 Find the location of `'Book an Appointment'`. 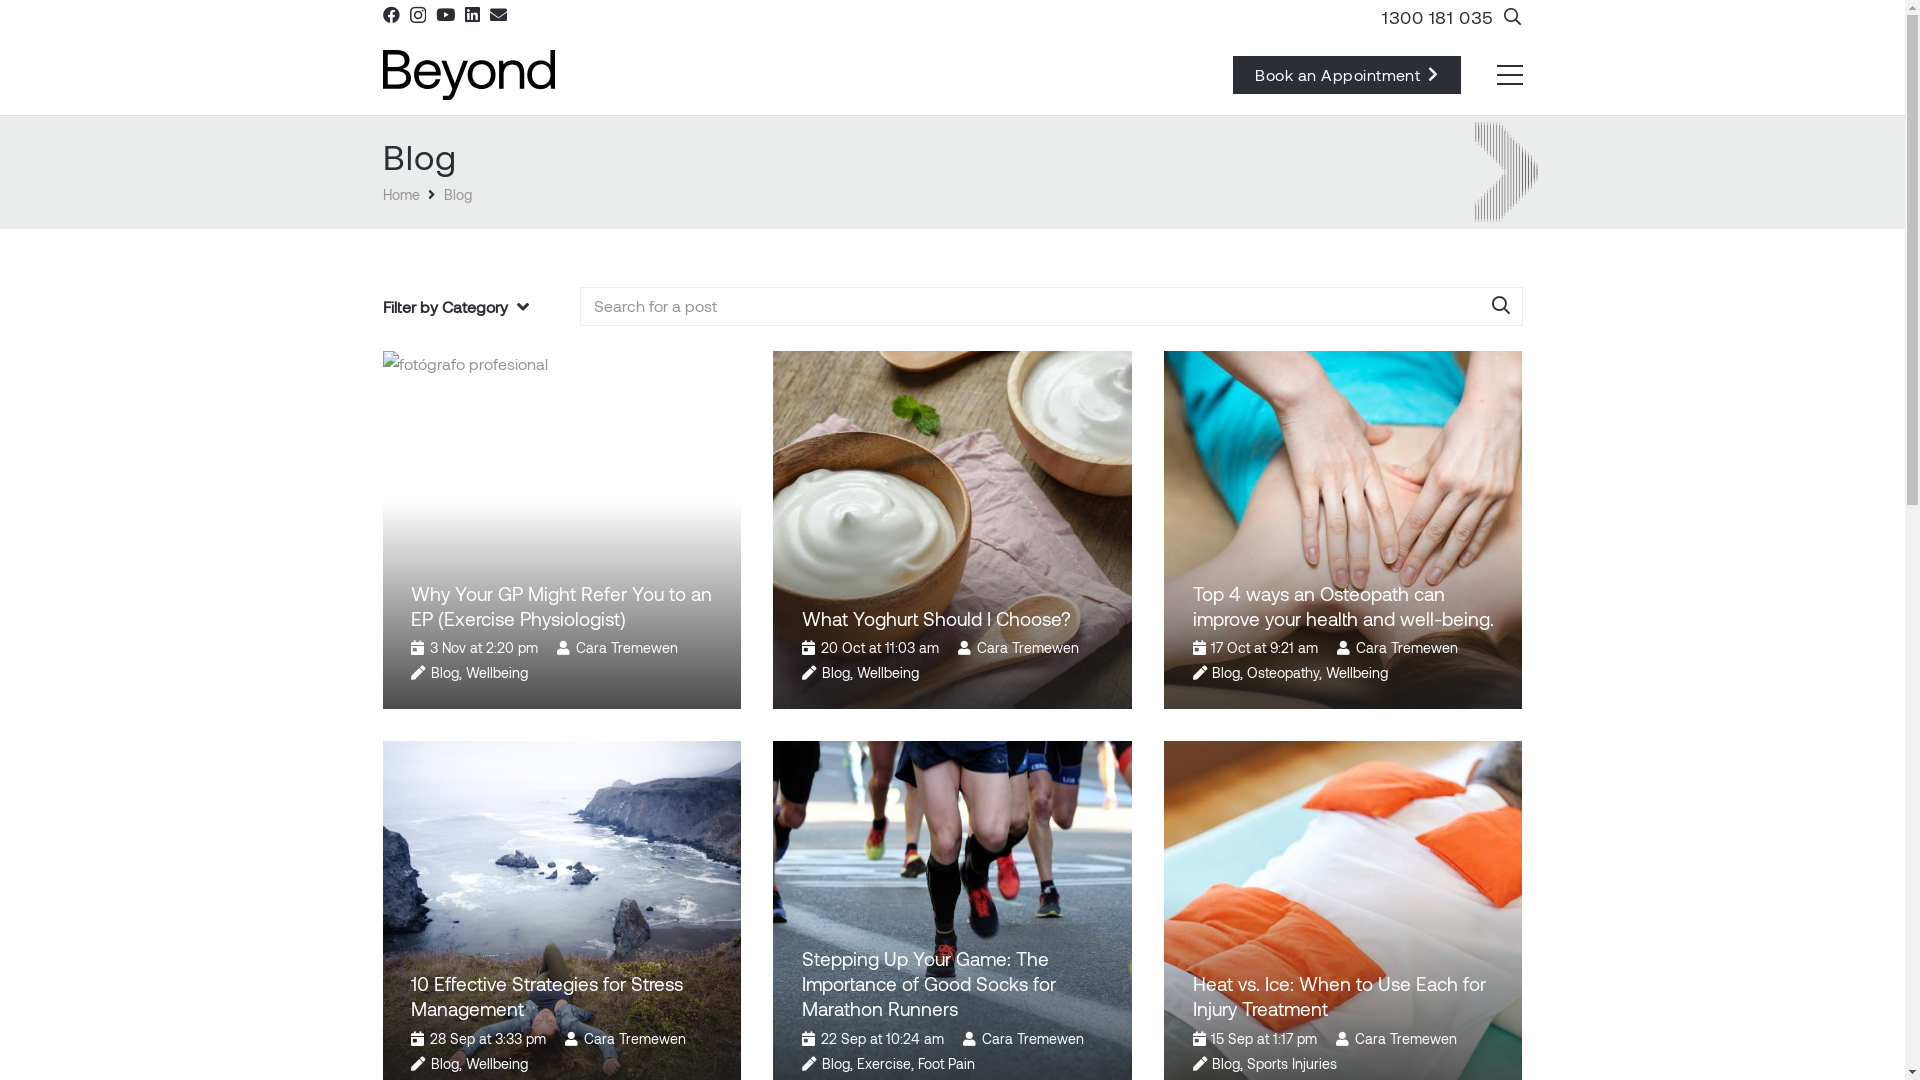

'Book an Appointment' is located at coordinates (1347, 73).